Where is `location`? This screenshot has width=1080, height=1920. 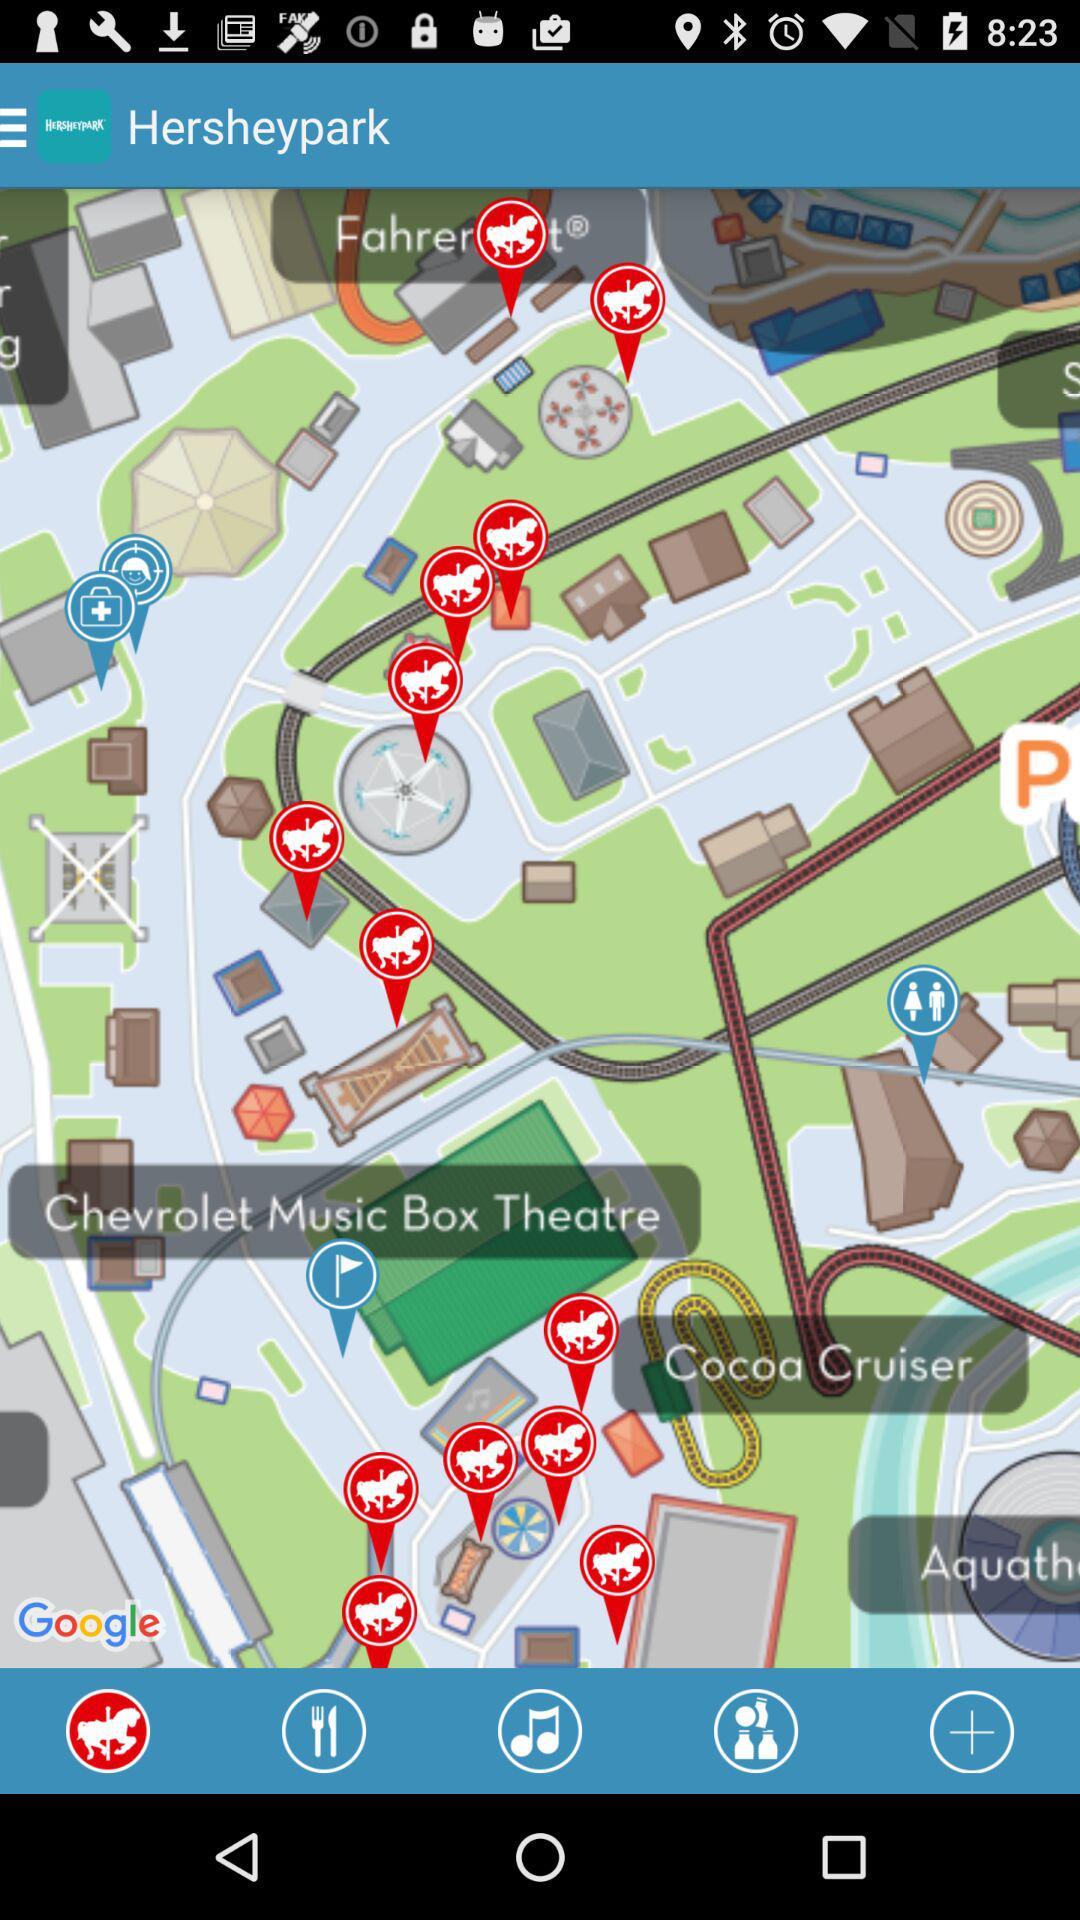
location is located at coordinates (971, 1730).